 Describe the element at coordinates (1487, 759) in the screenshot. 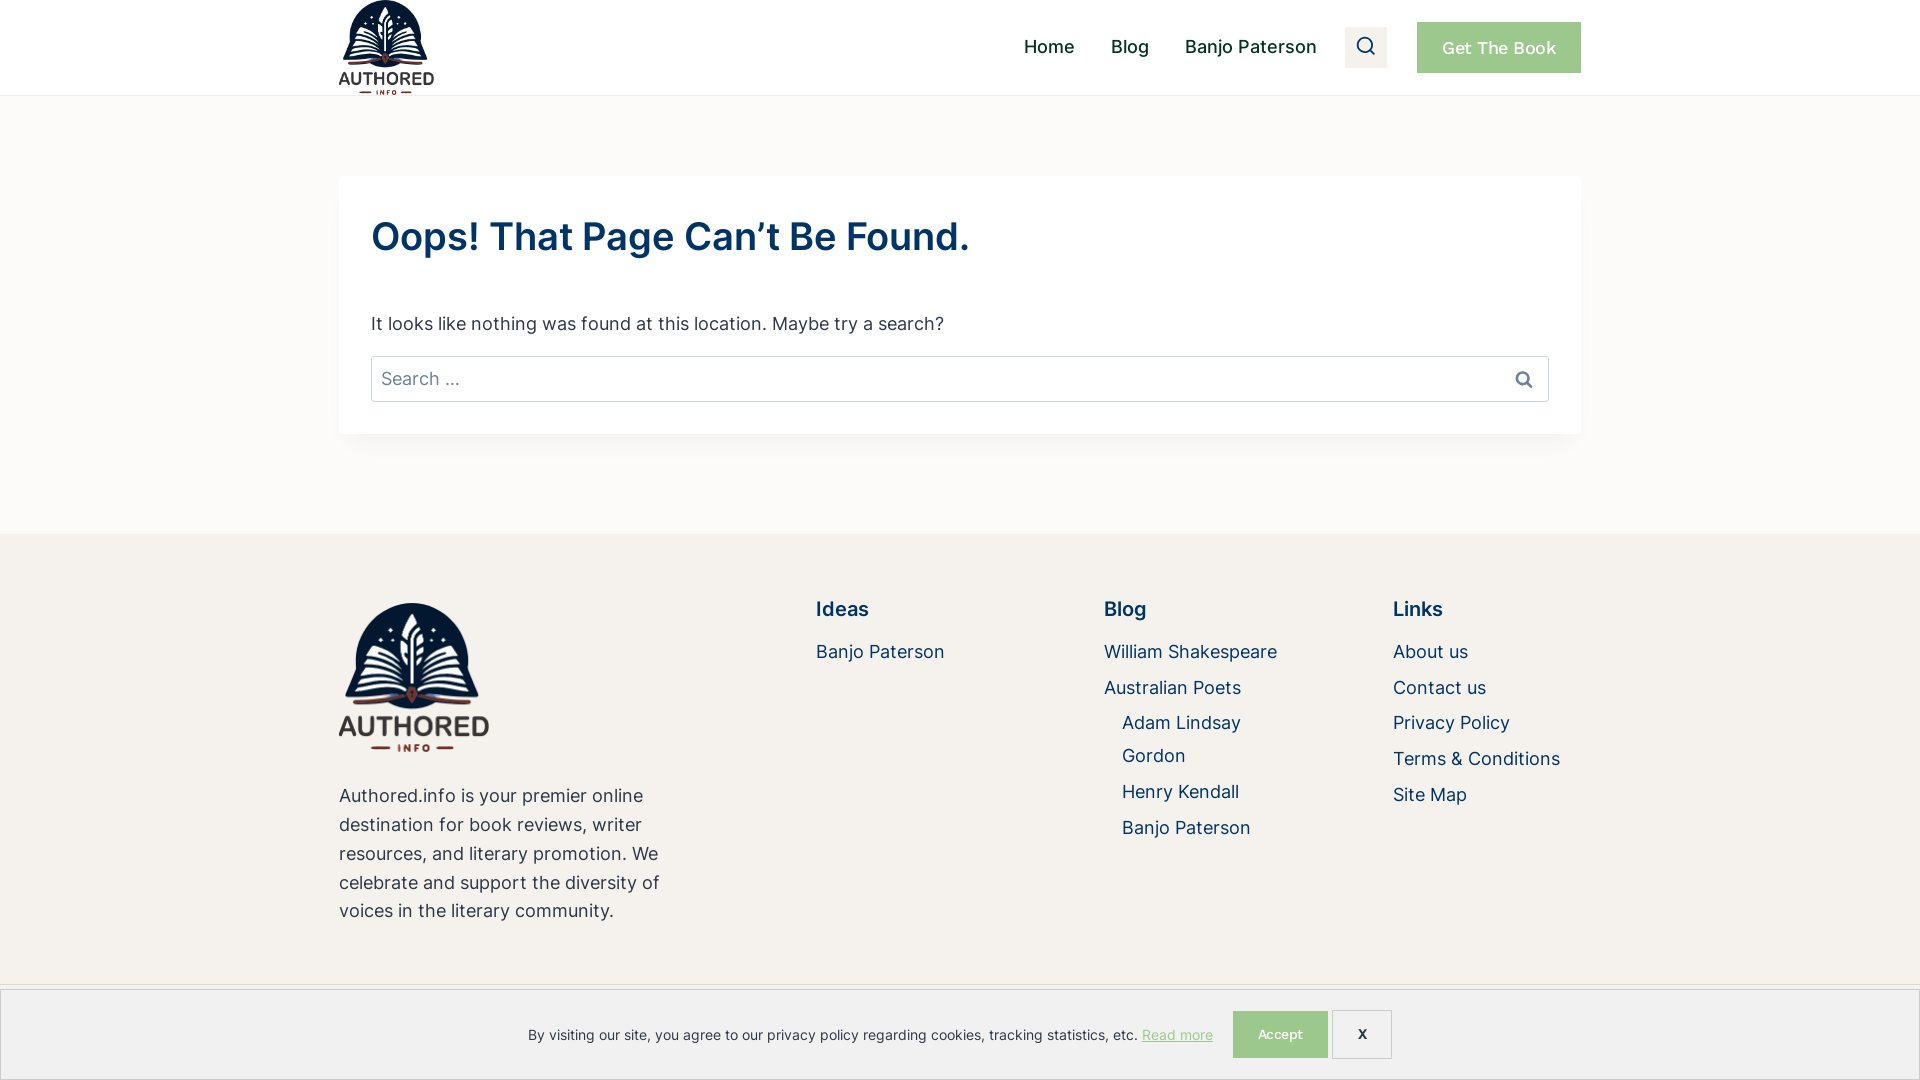

I see `'Terms & Conditions'` at that location.